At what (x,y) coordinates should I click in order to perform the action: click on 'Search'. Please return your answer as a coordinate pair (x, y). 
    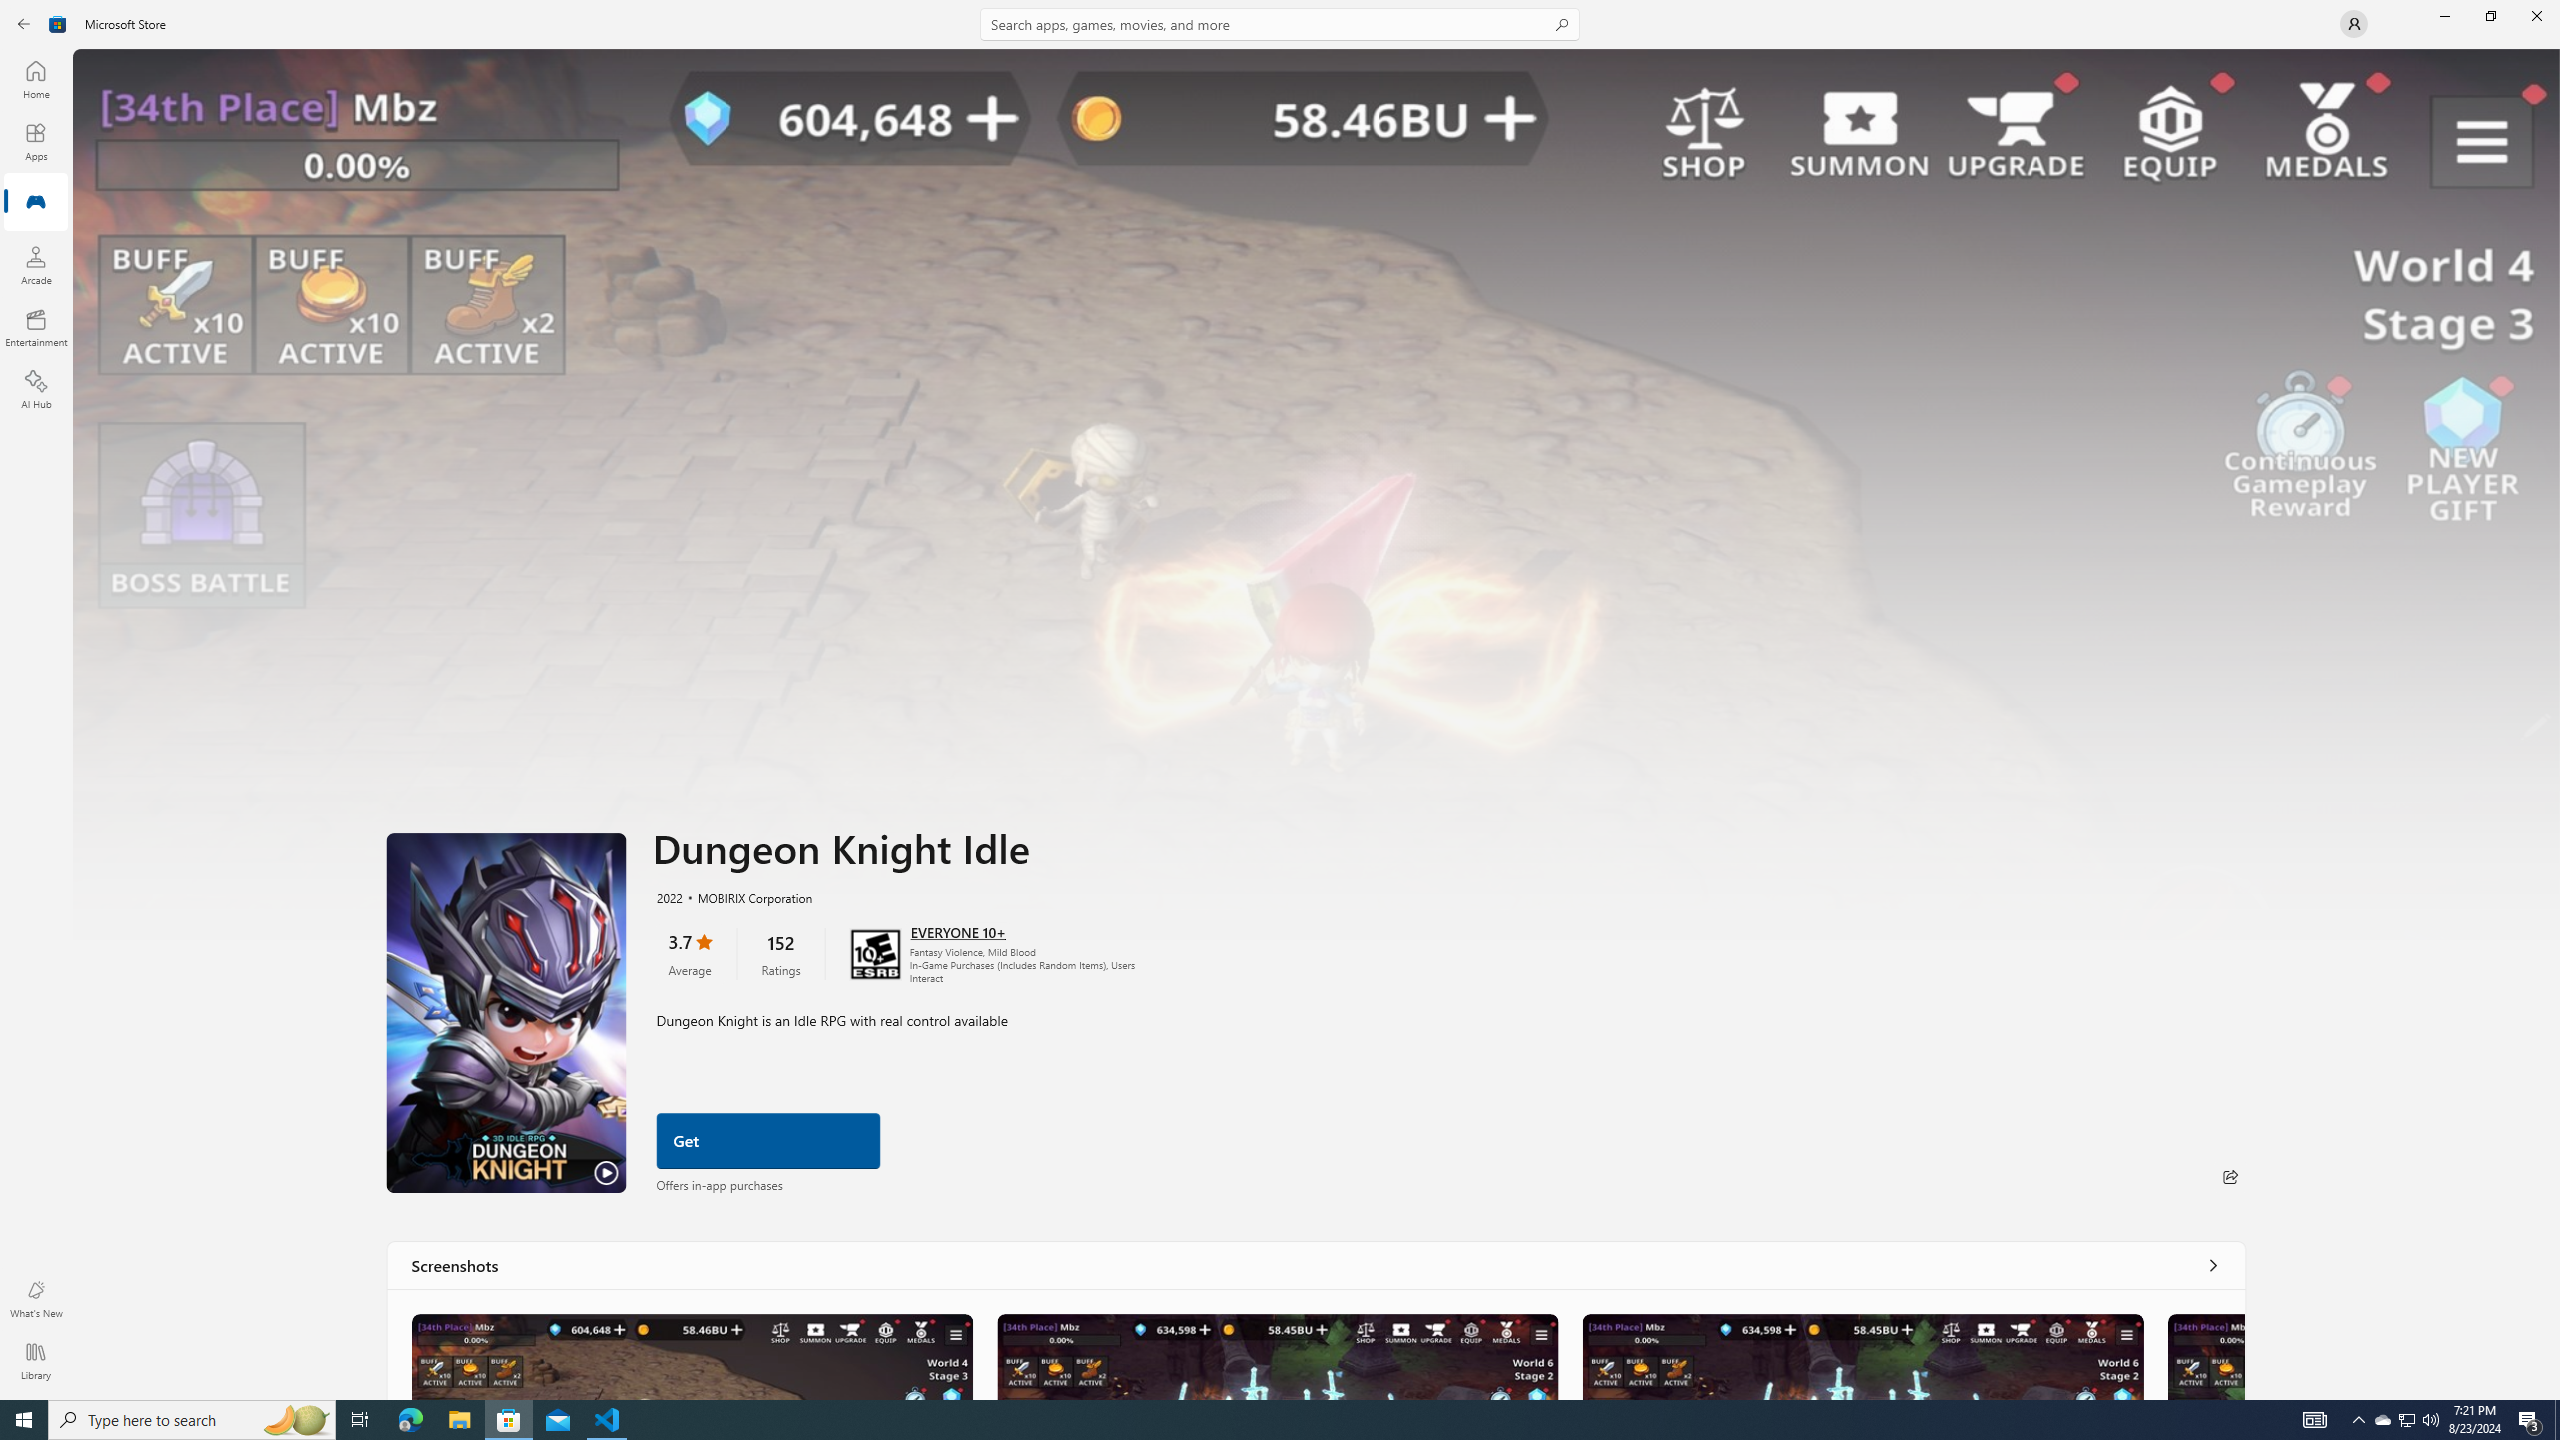
    Looking at the image, I should click on (1280, 23).